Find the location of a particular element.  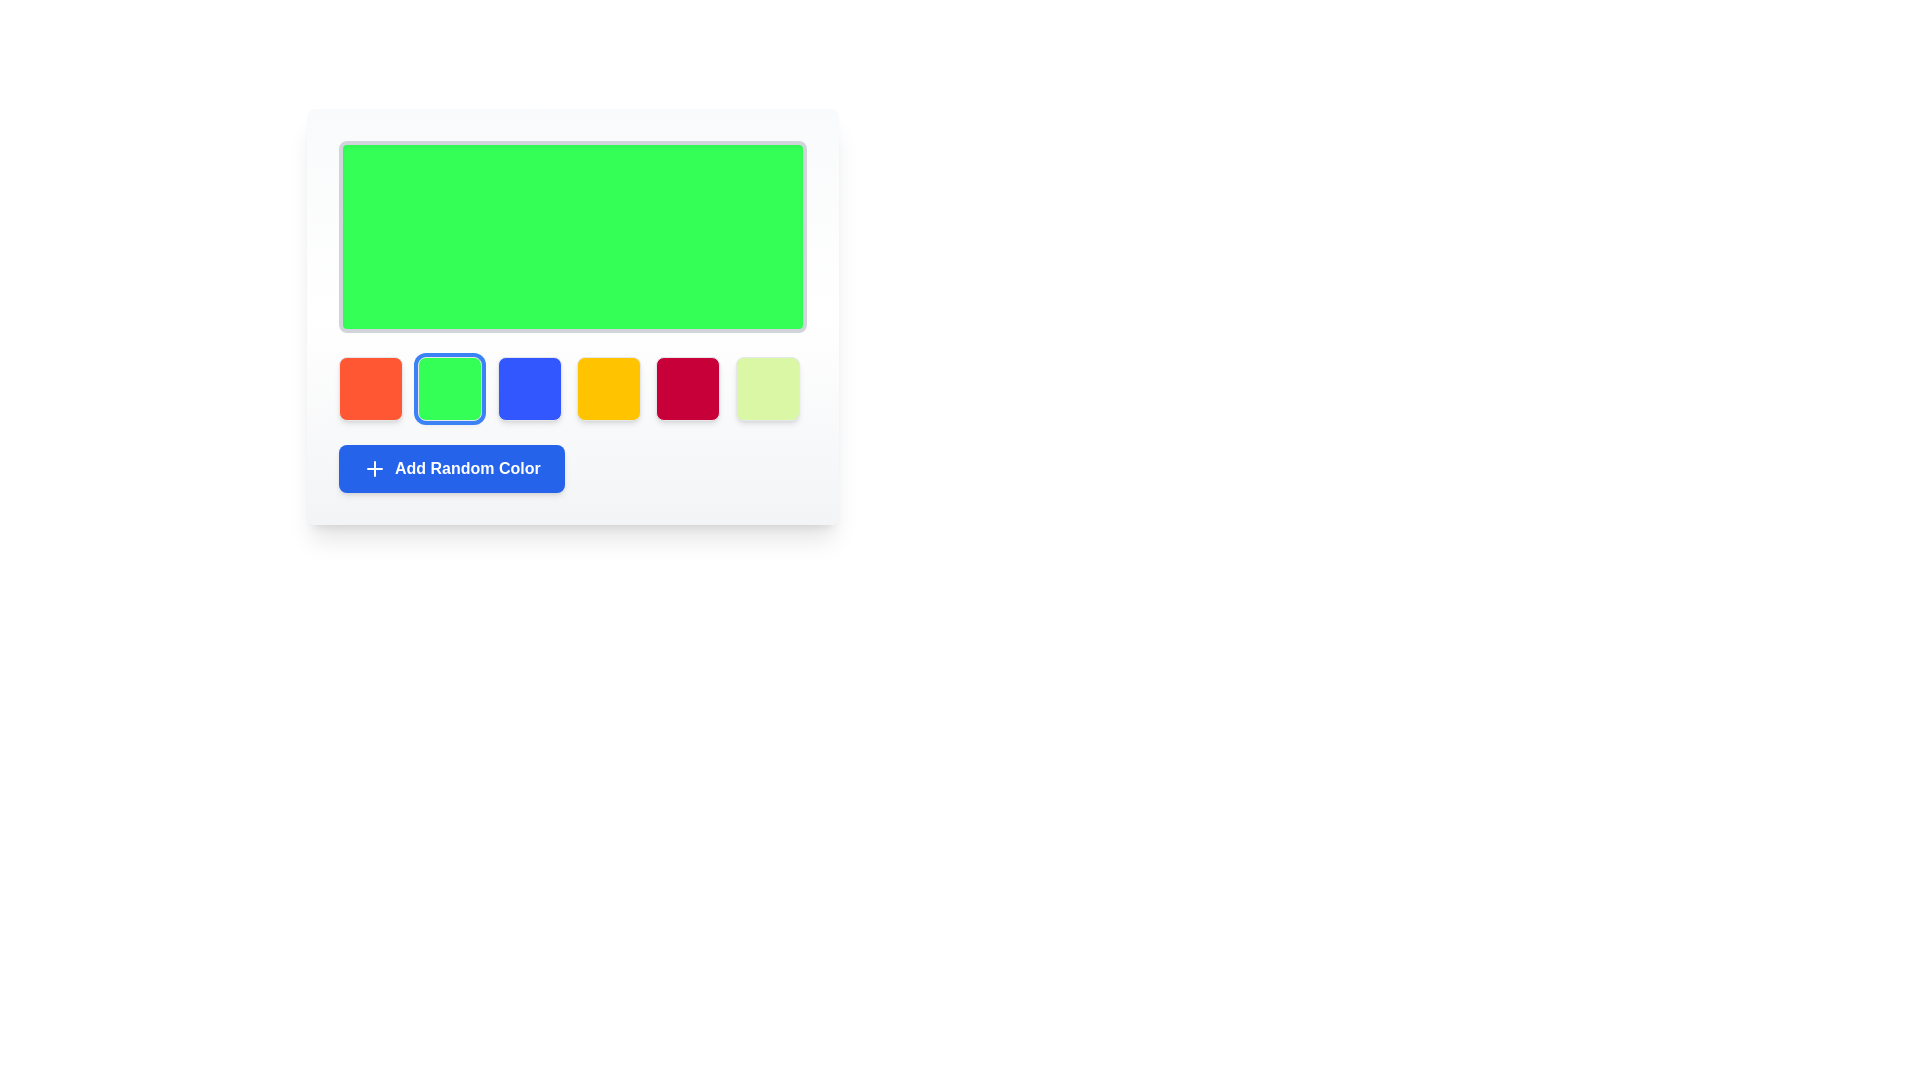

the first colorful rounded button in the grid layout is located at coordinates (370, 389).